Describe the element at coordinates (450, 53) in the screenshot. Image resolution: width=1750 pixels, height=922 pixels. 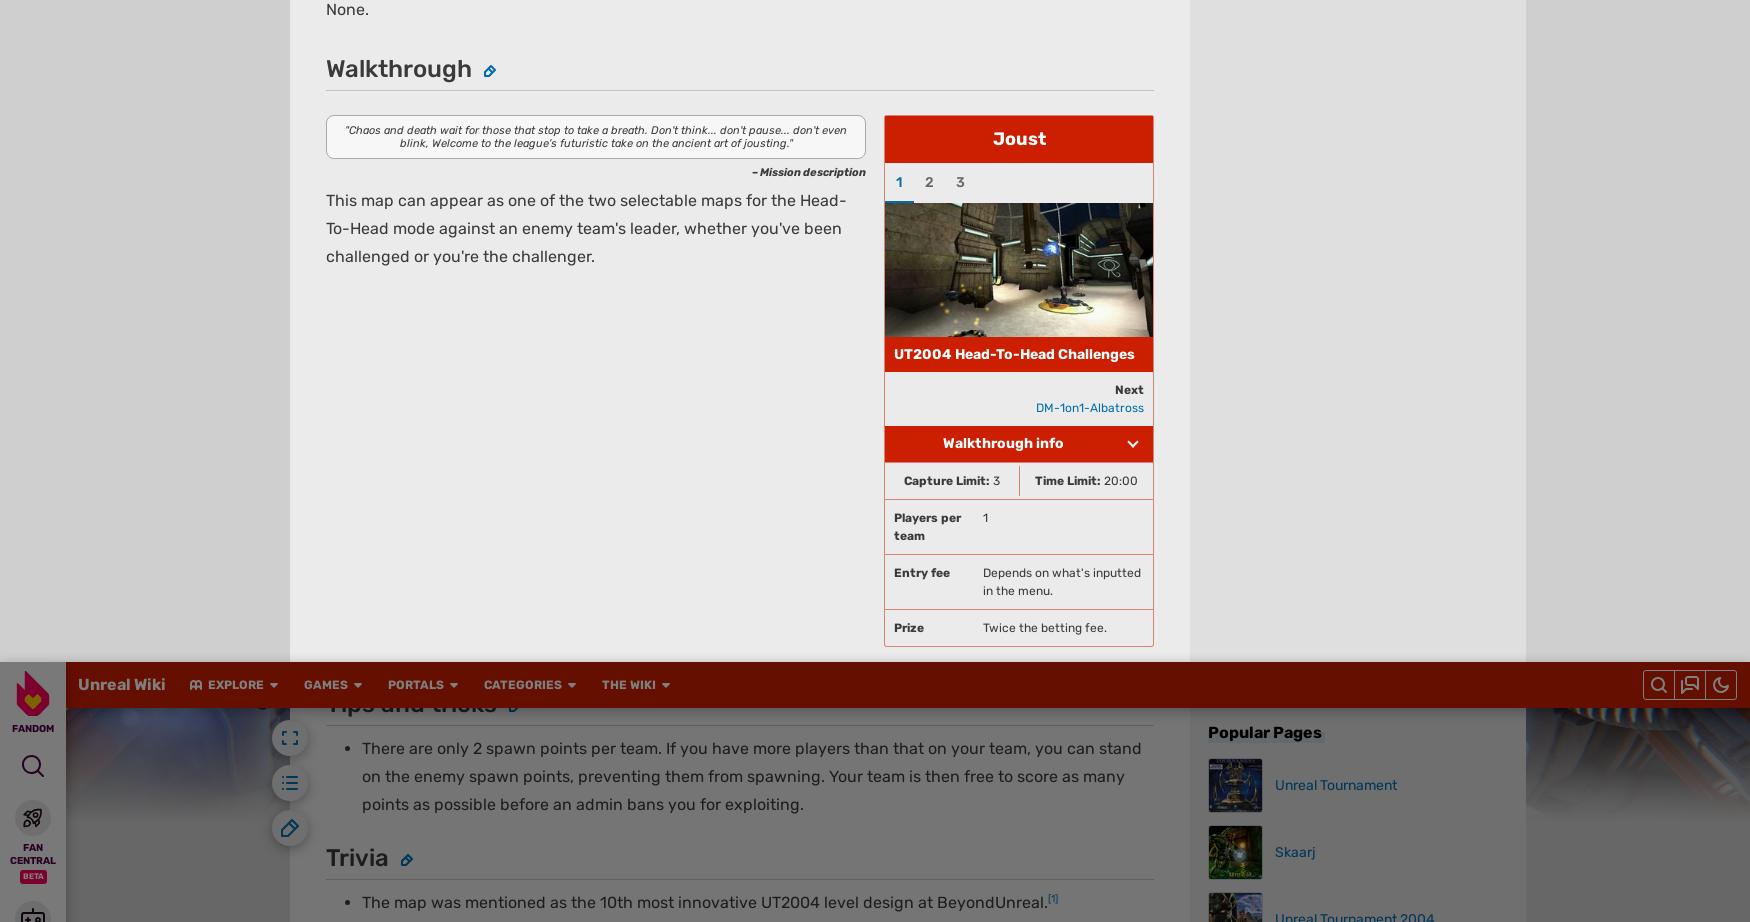
I see `'Follow Us'` at that location.